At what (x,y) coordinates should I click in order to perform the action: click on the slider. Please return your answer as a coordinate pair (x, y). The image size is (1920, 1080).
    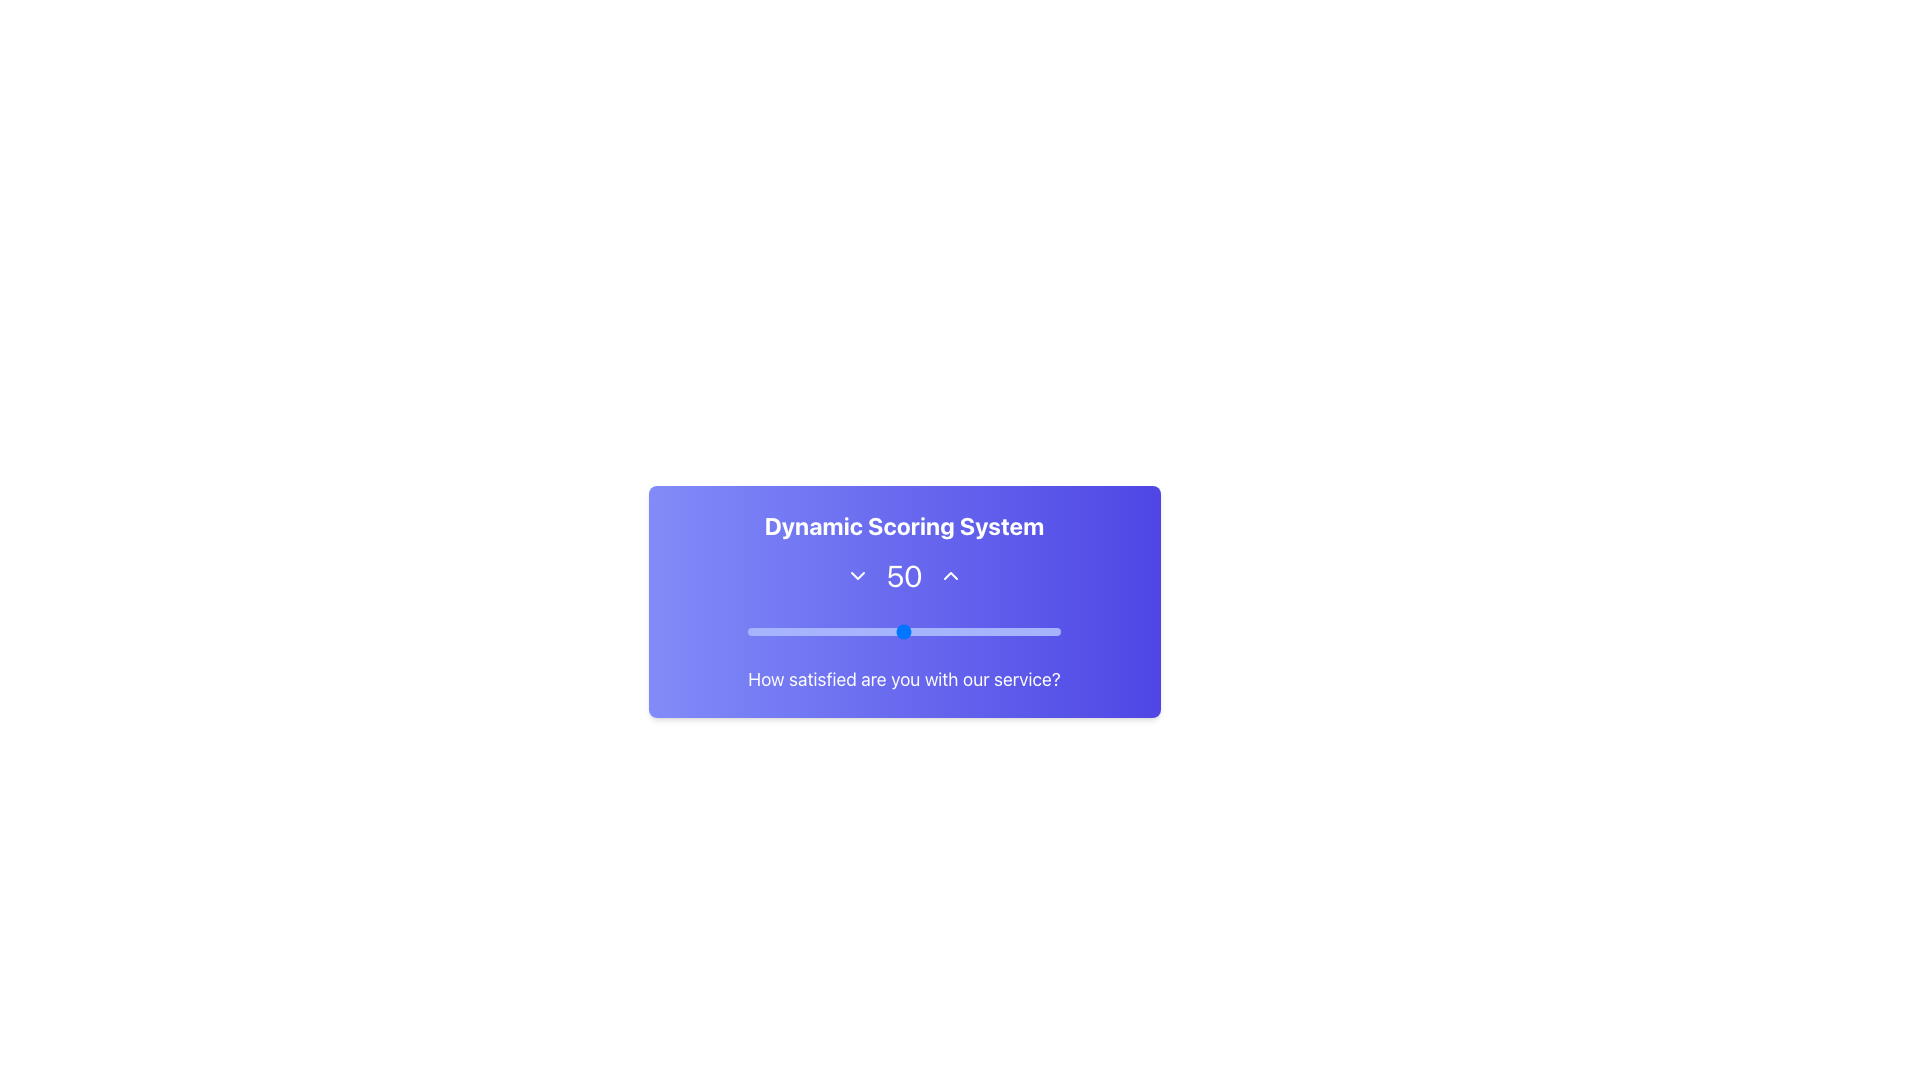
    Looking at the image, I should click on (835, 627).